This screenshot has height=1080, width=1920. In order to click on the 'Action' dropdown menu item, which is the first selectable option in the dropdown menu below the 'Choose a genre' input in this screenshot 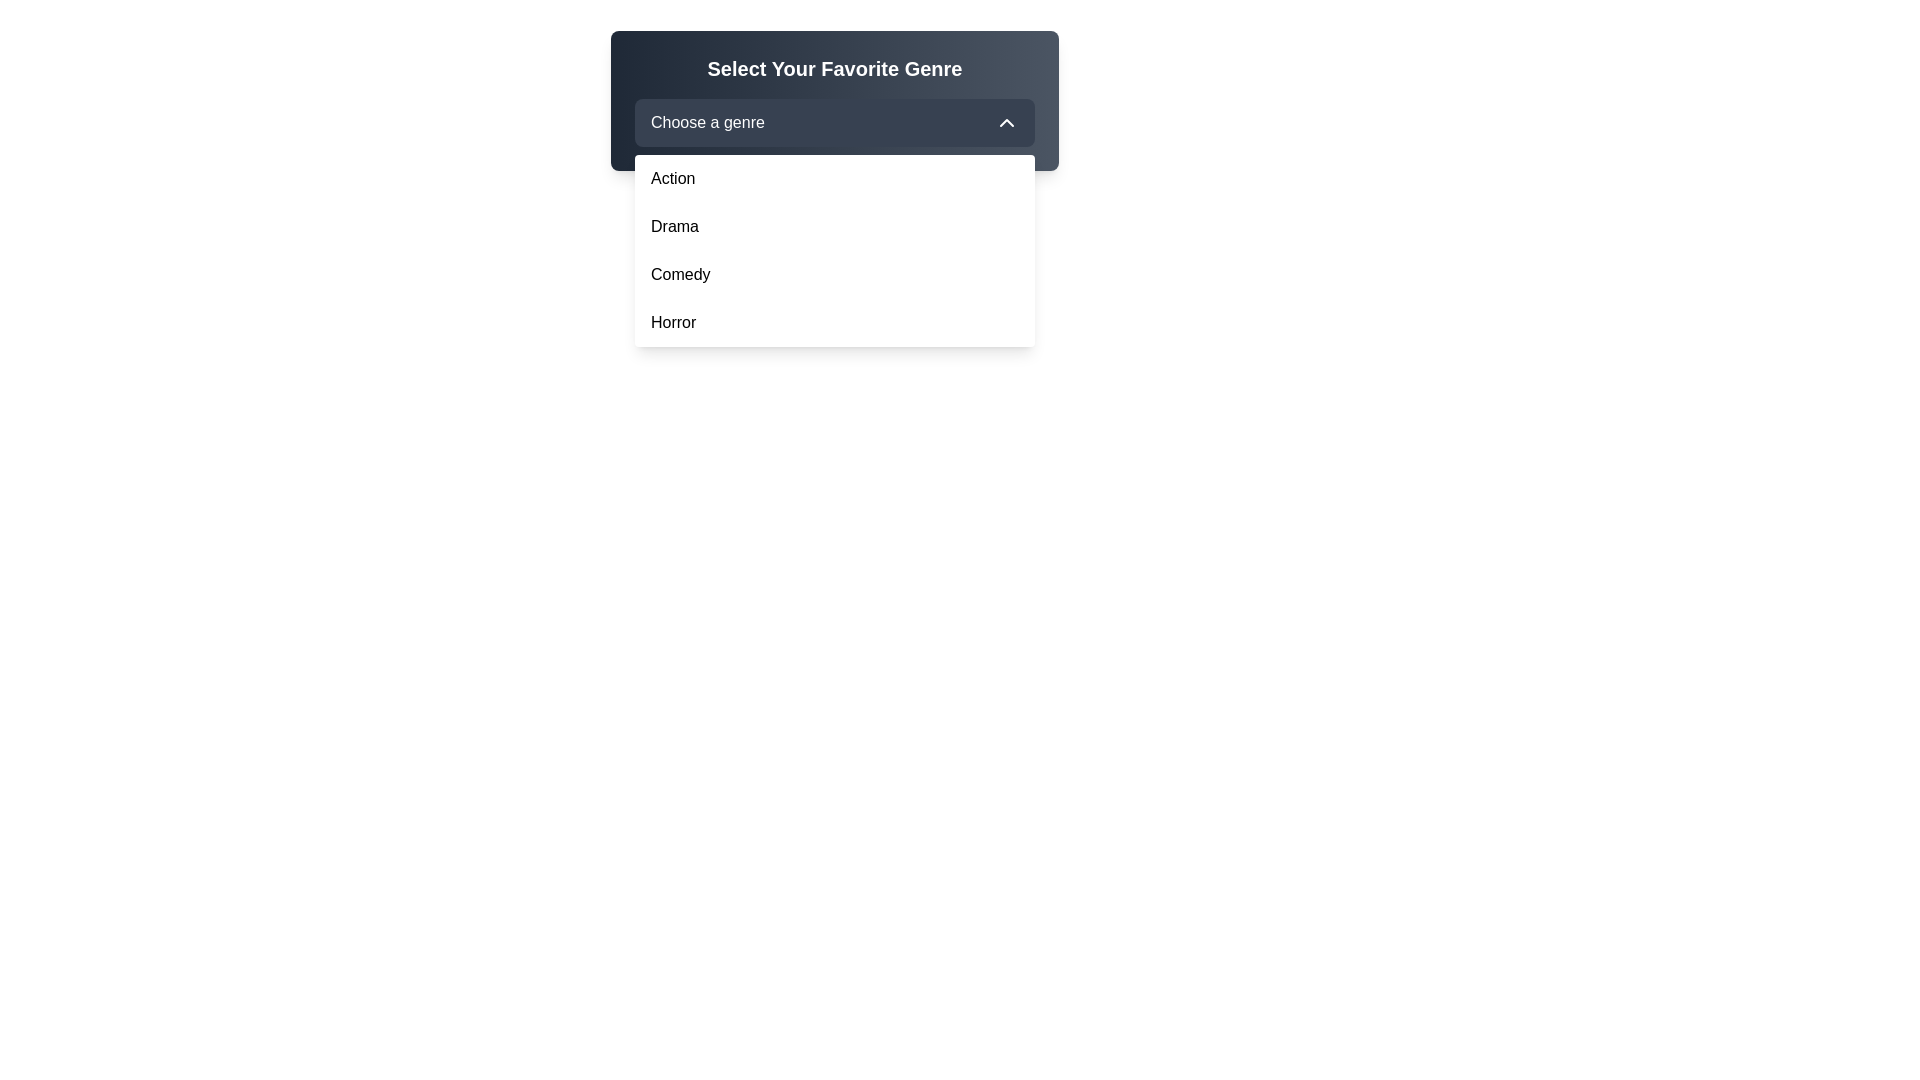, I will do `click(673, 177)`.